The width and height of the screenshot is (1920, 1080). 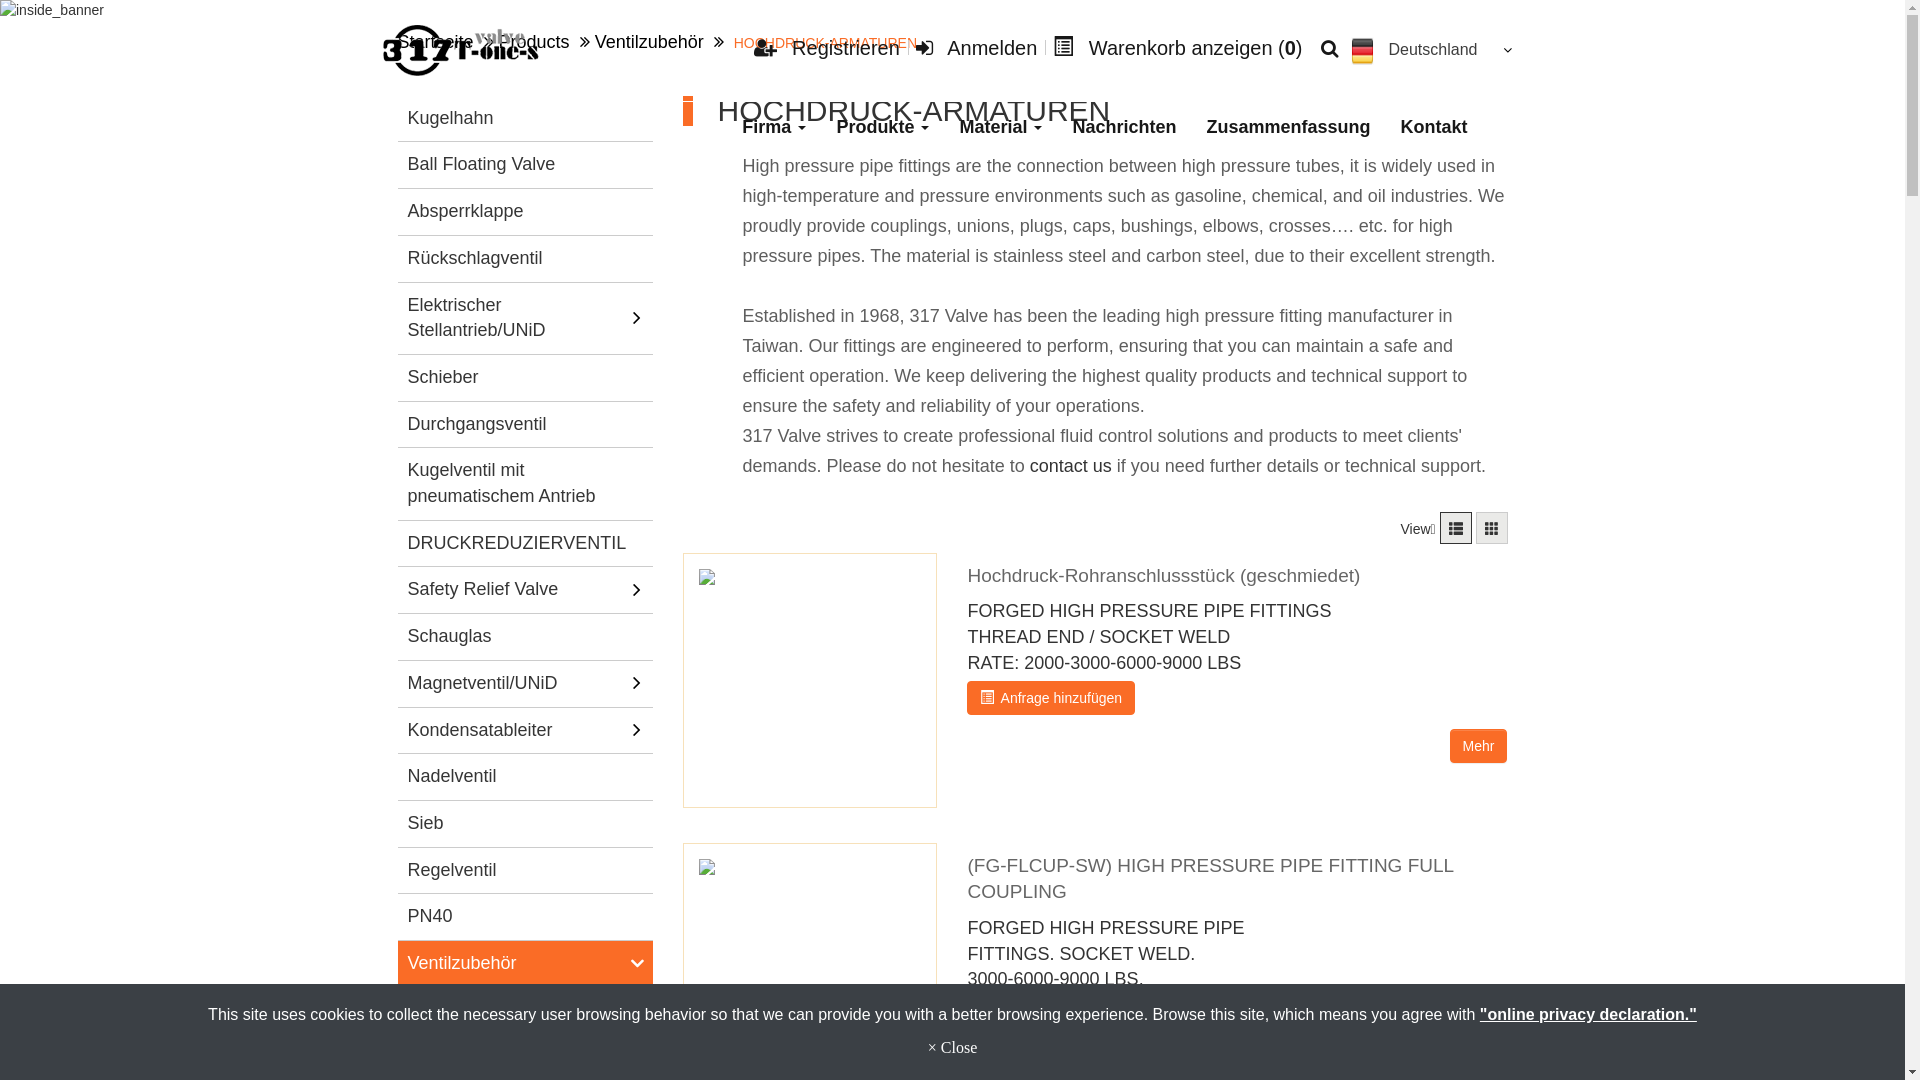 I want to click on 'Nadelventil', so click(x=524, y=775).